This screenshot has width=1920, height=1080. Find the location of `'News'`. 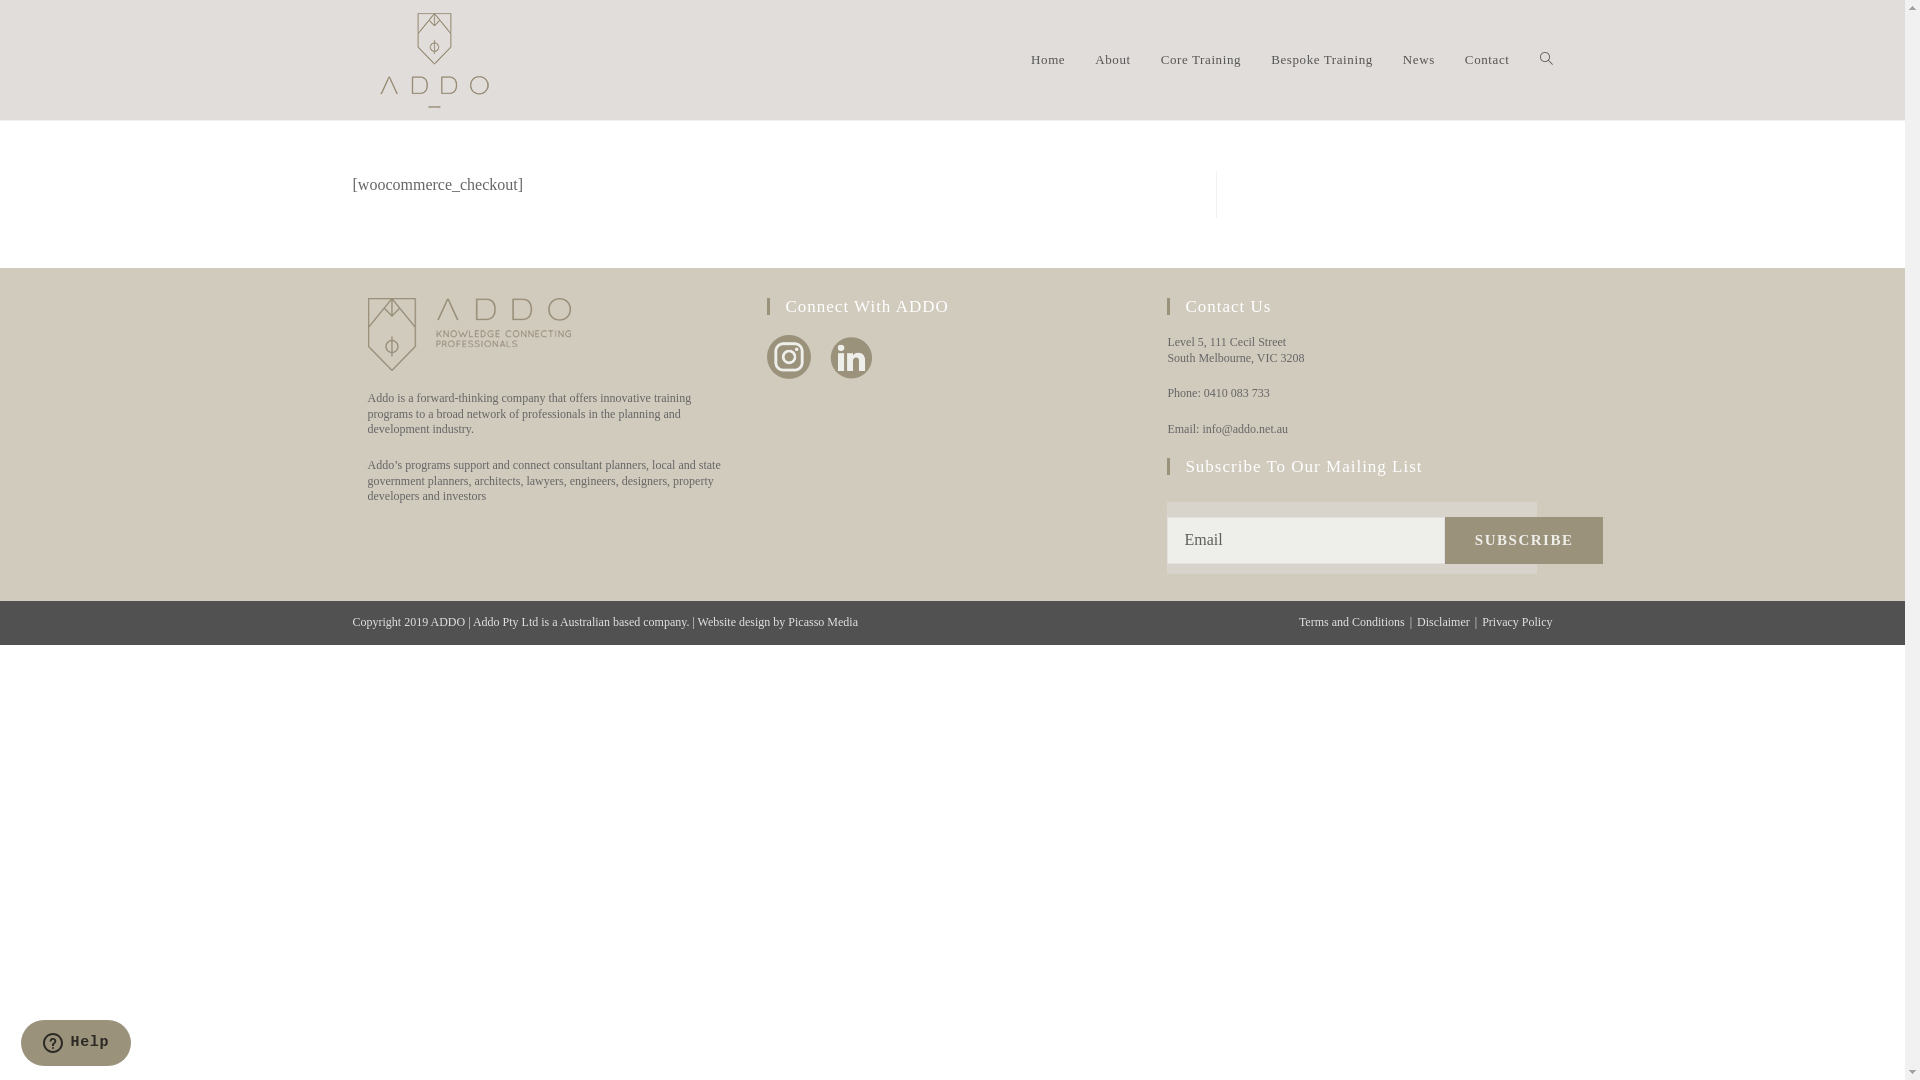

'News' is located at coordinates (1418, 59).